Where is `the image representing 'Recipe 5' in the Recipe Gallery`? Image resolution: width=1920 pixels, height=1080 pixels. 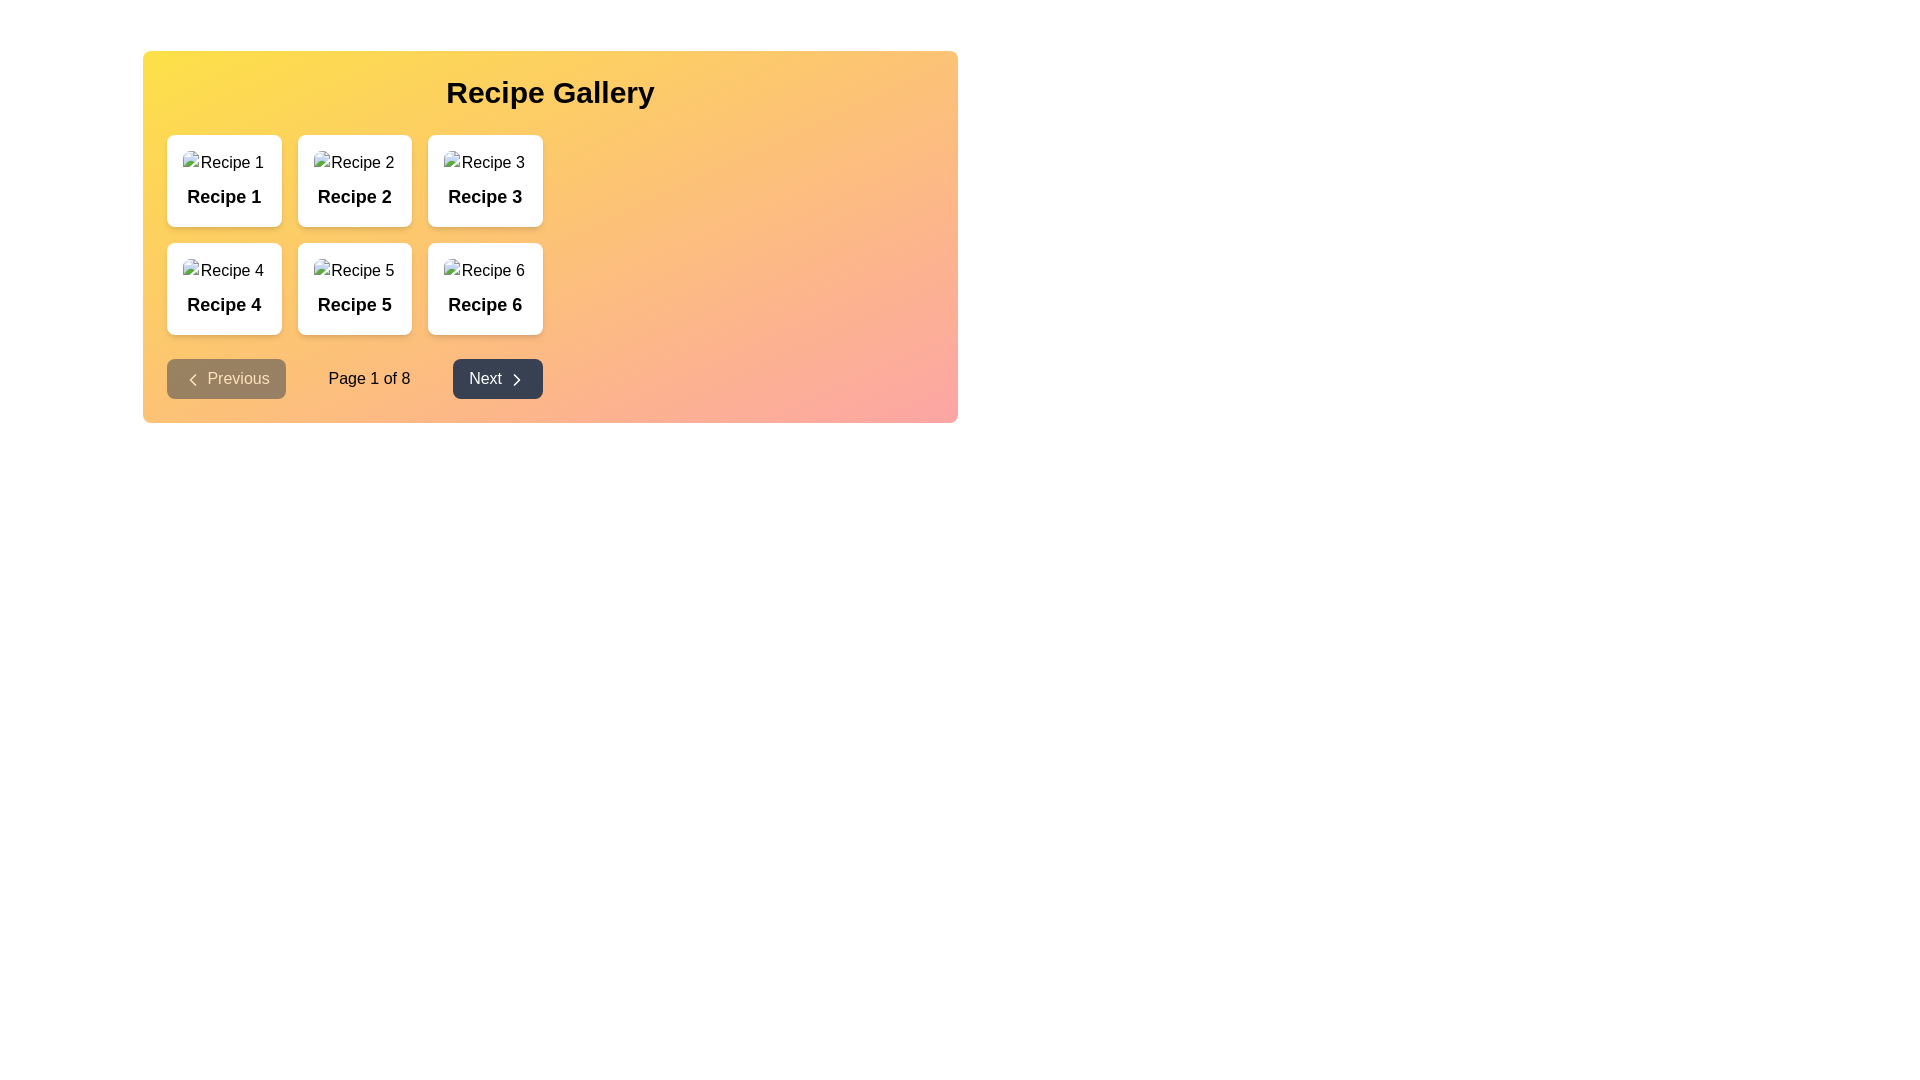
the image representing 'Recipe 5' in the Recipe Gallery is located at coordinates (354, 270).